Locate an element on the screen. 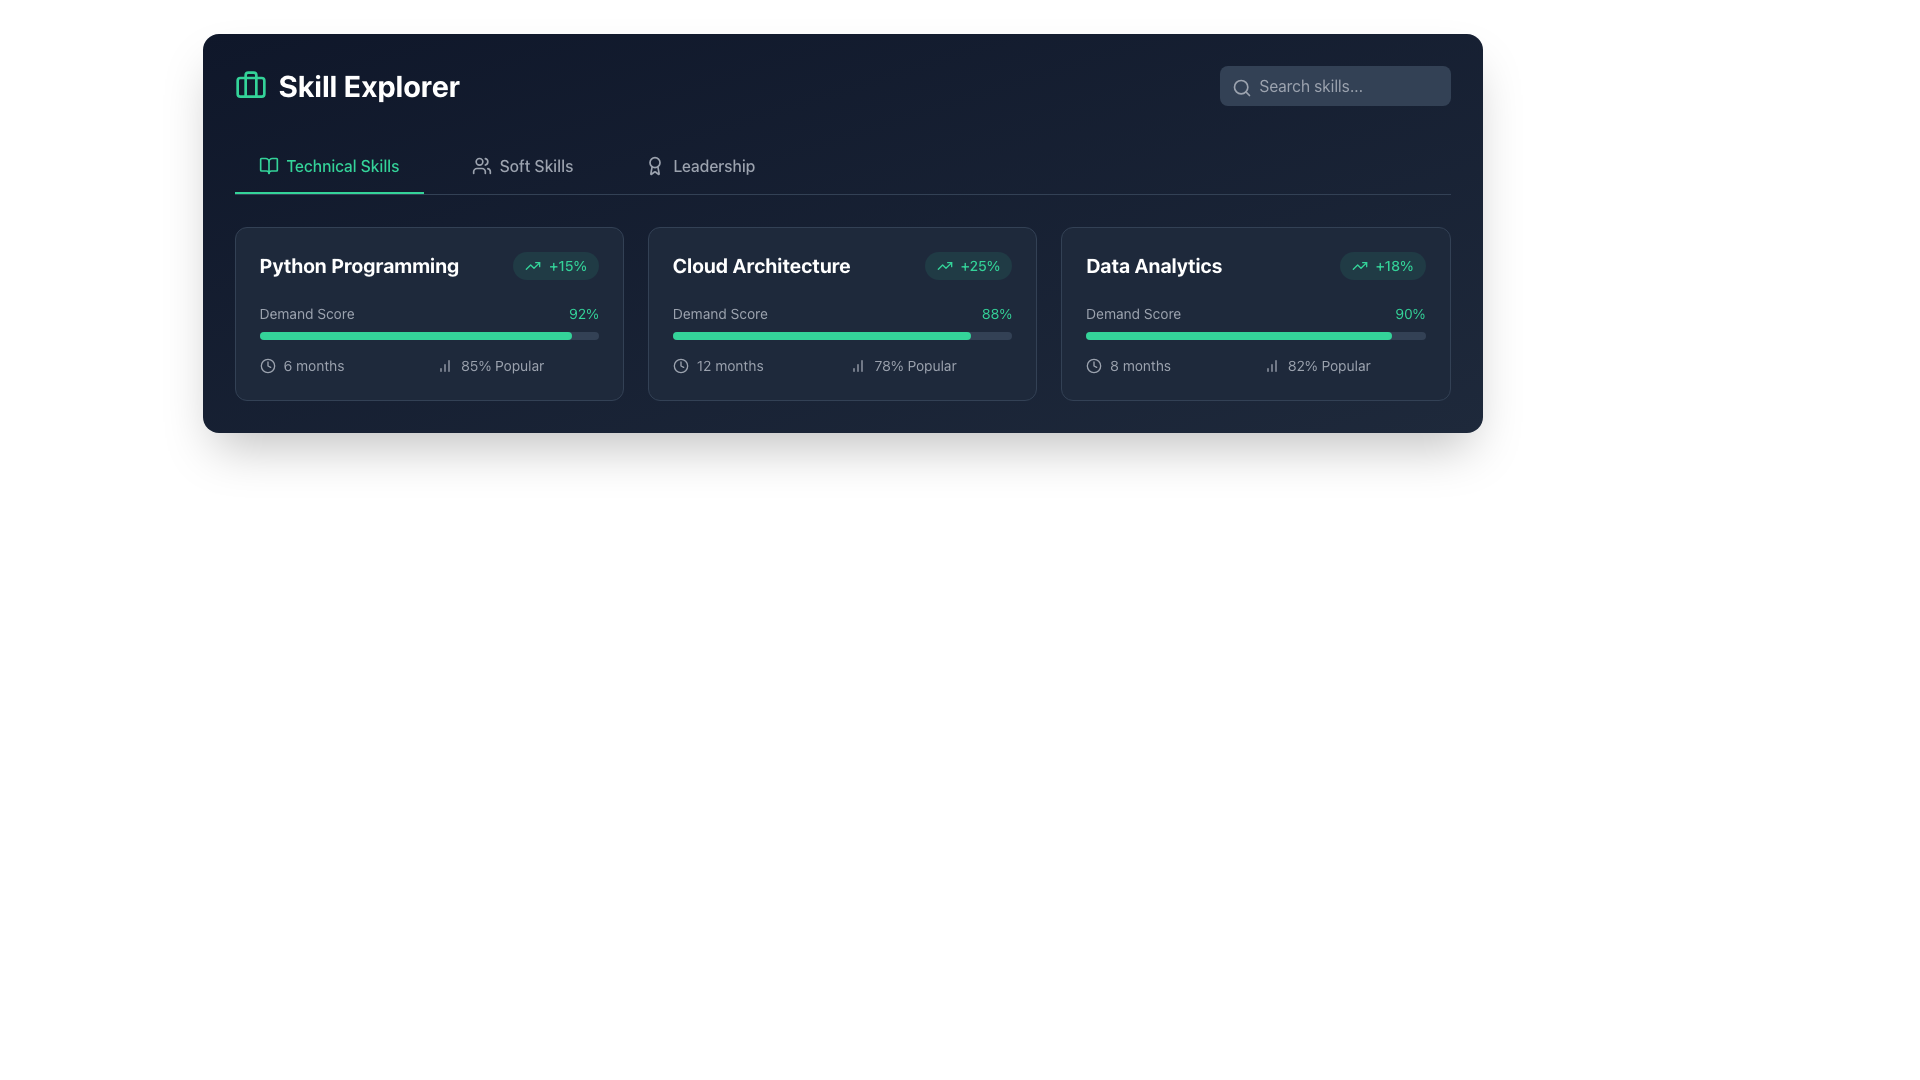 This screenshot has height=1080, width=1920. the clock icon located in the 'Cloud Architecture' section, which precedes the text '12 months' as supplementary information is located at coordinates (680, 366).